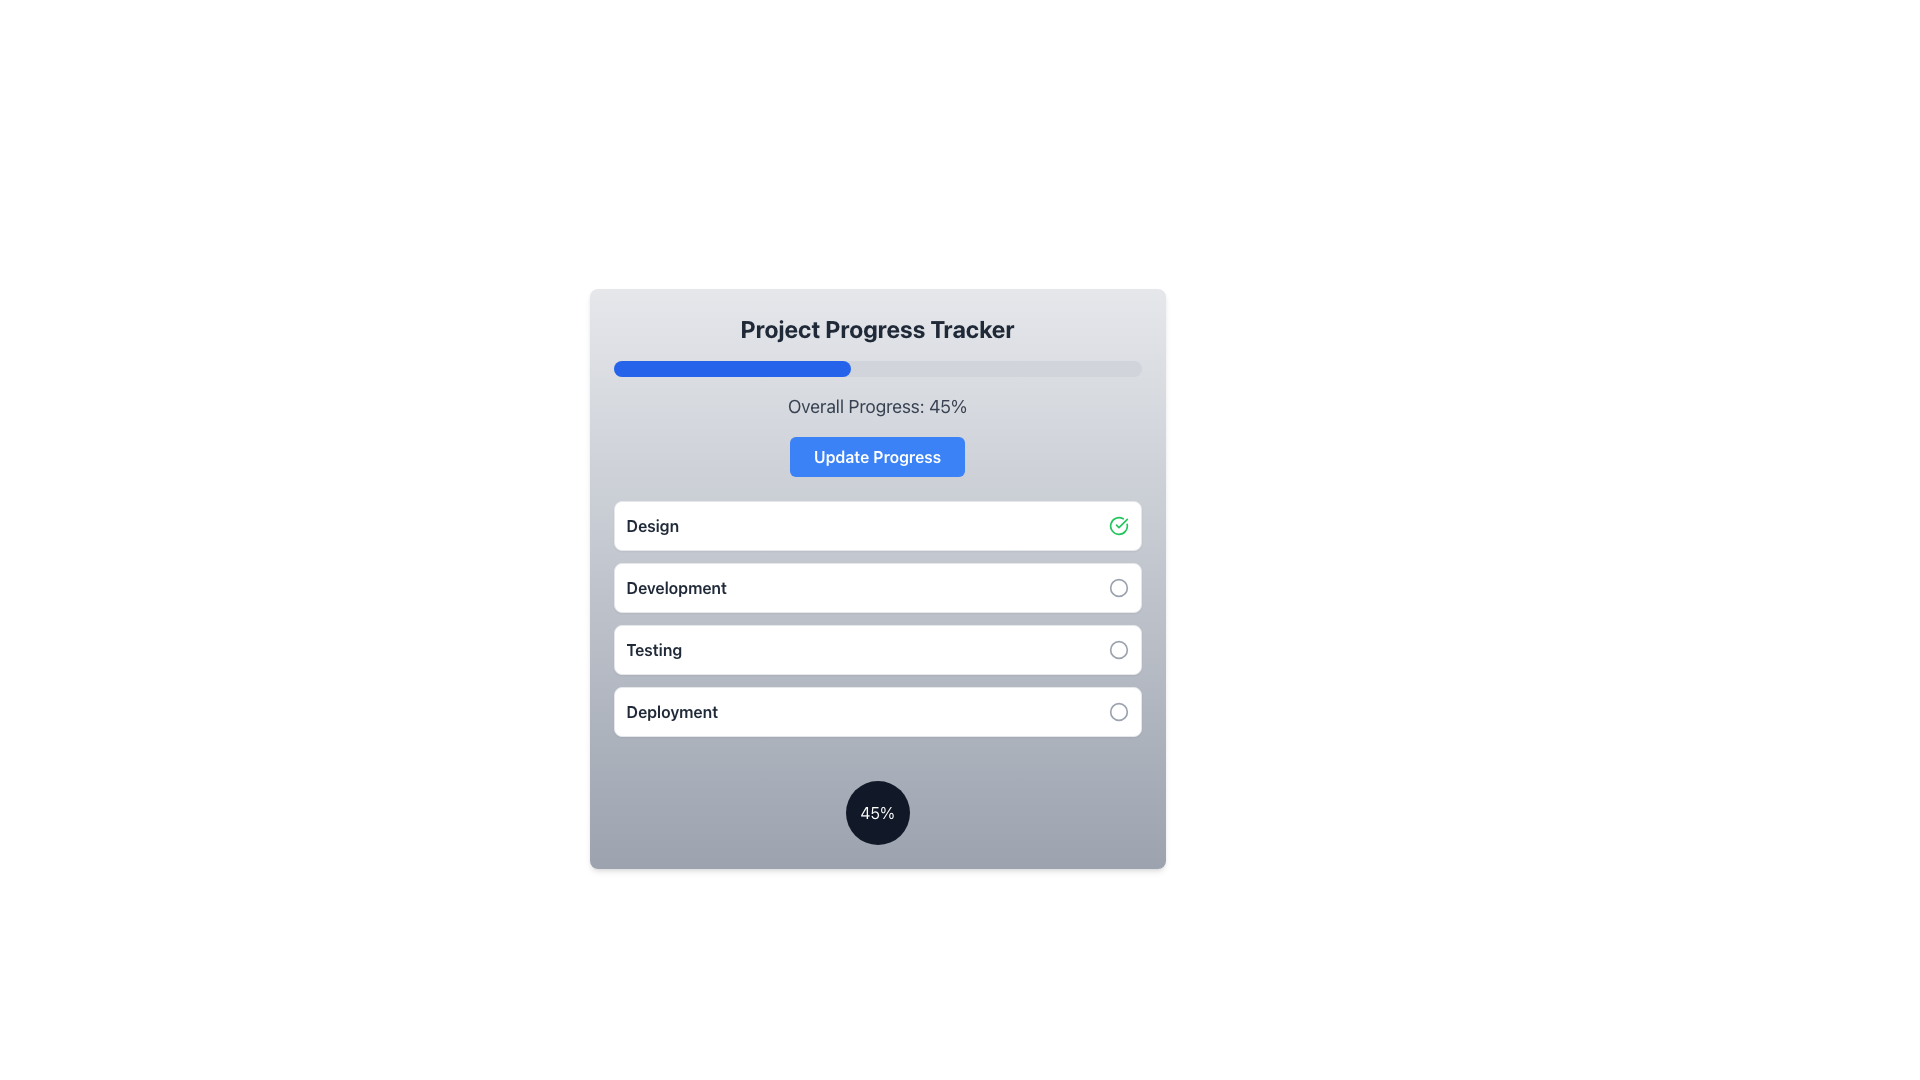 Image resolution: width=1920 pixels, height=1080 pixels. Describe the element at coordinates (1117, 650) in the screenshot. I see `the third status icon in the 'Testing' row of the list, which indicates a particular standing or state in a progress tracker` at that location.